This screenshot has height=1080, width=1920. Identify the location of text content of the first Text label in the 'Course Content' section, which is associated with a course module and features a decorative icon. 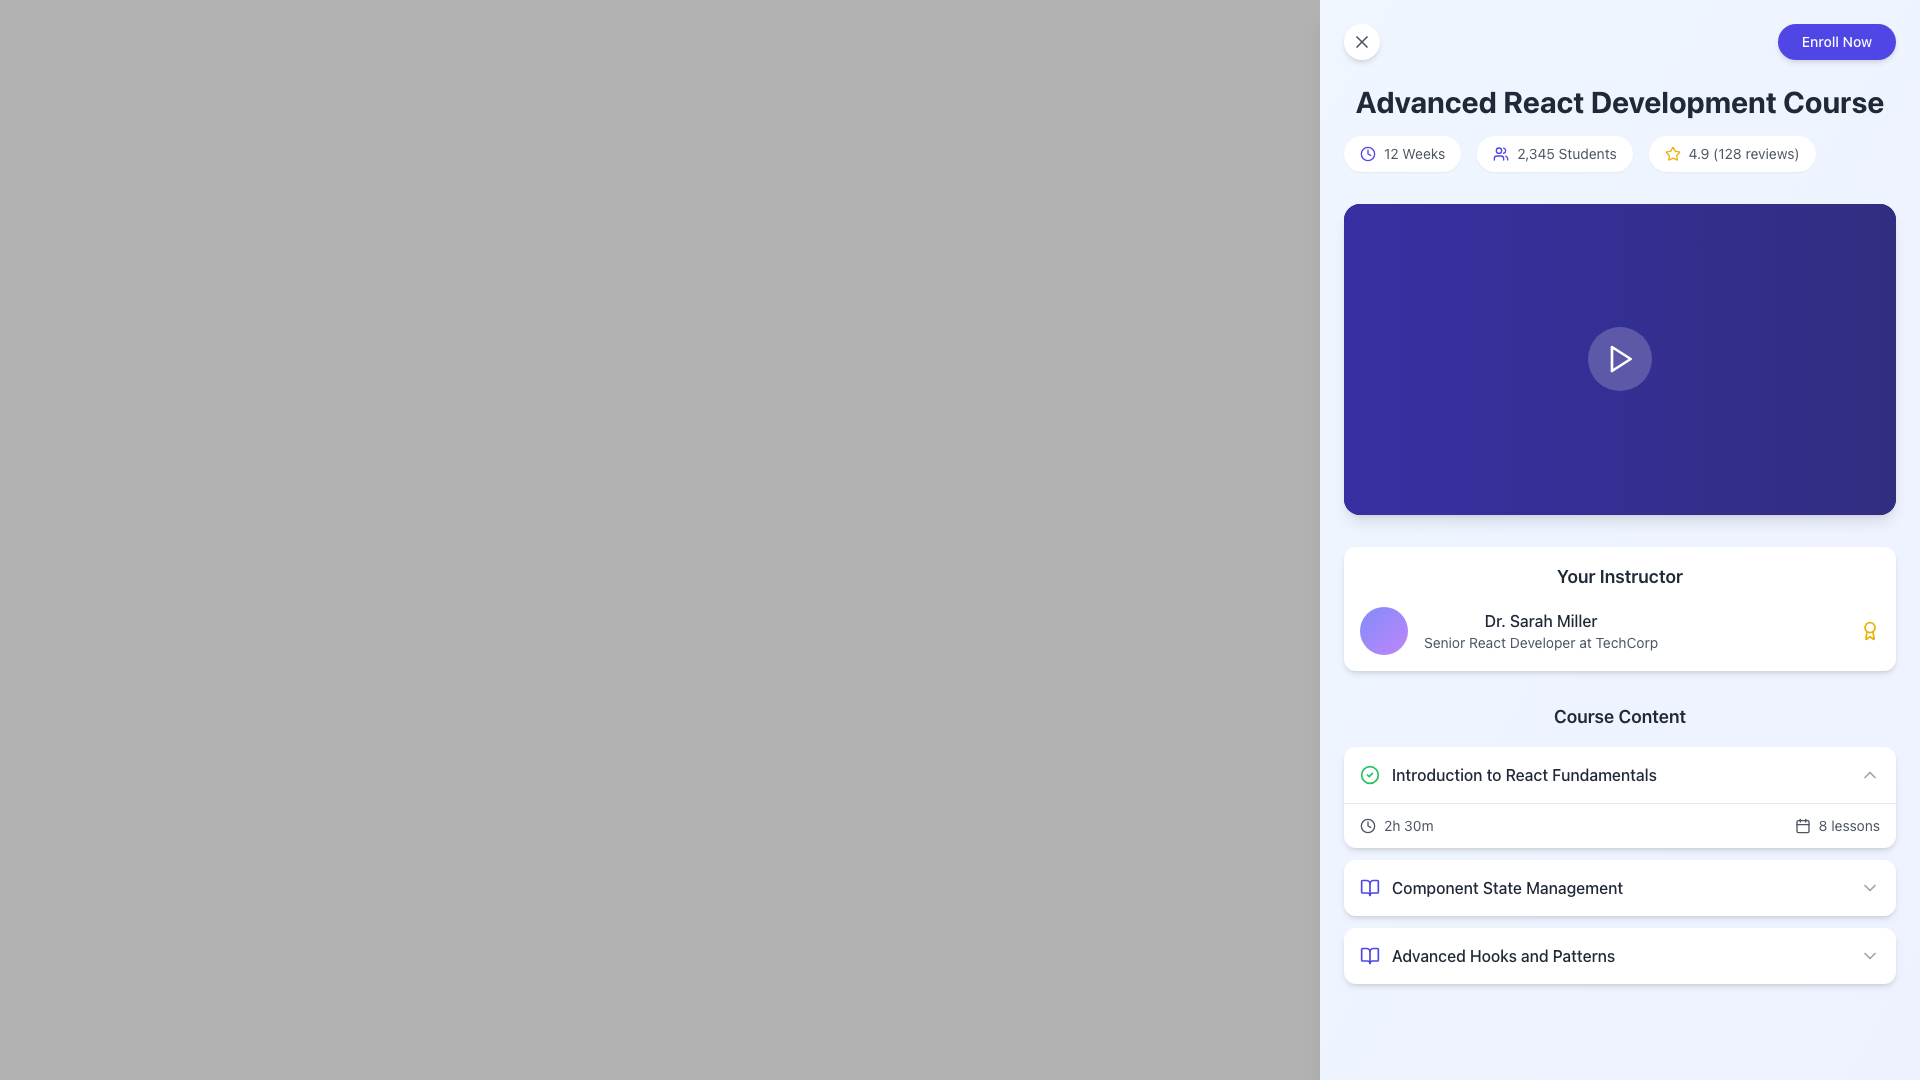
(1508, 773).